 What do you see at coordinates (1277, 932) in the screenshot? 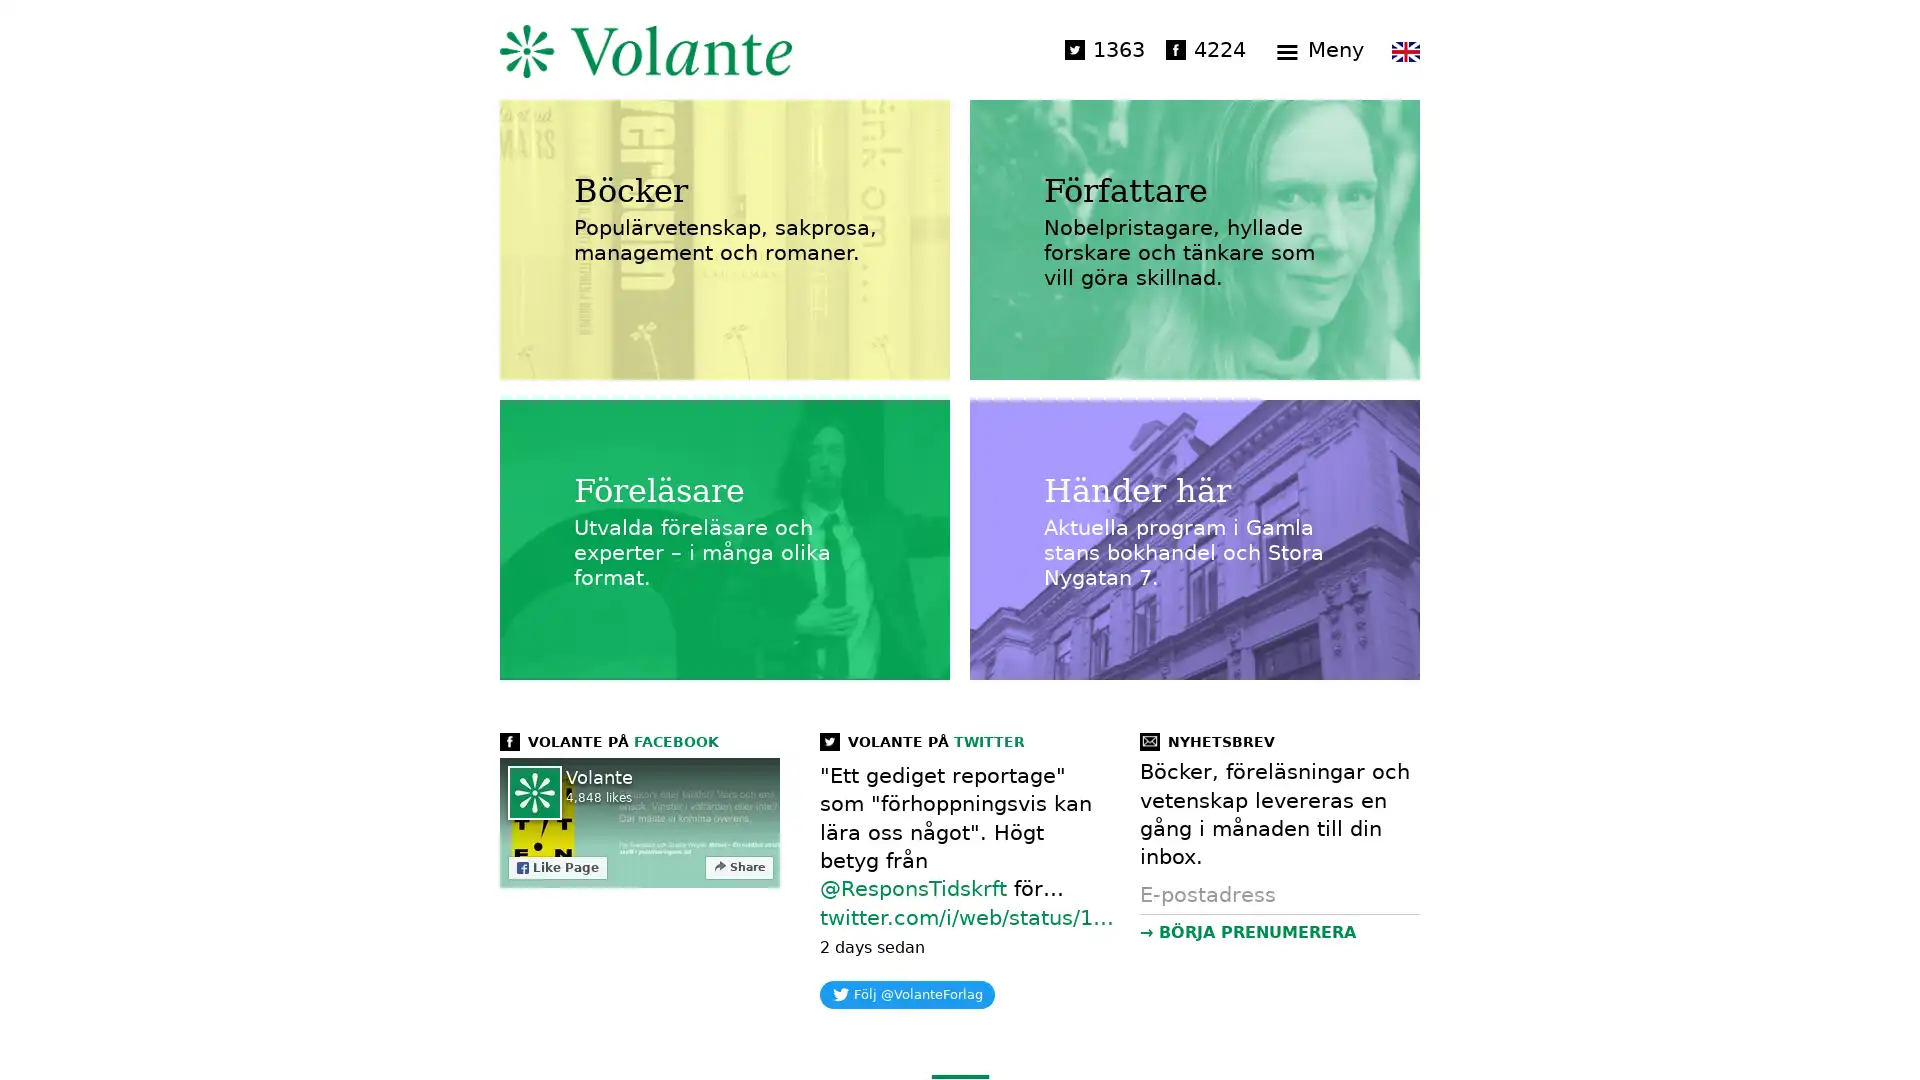
I see `Borja prenumerera` at bounding box center [1277, 932].